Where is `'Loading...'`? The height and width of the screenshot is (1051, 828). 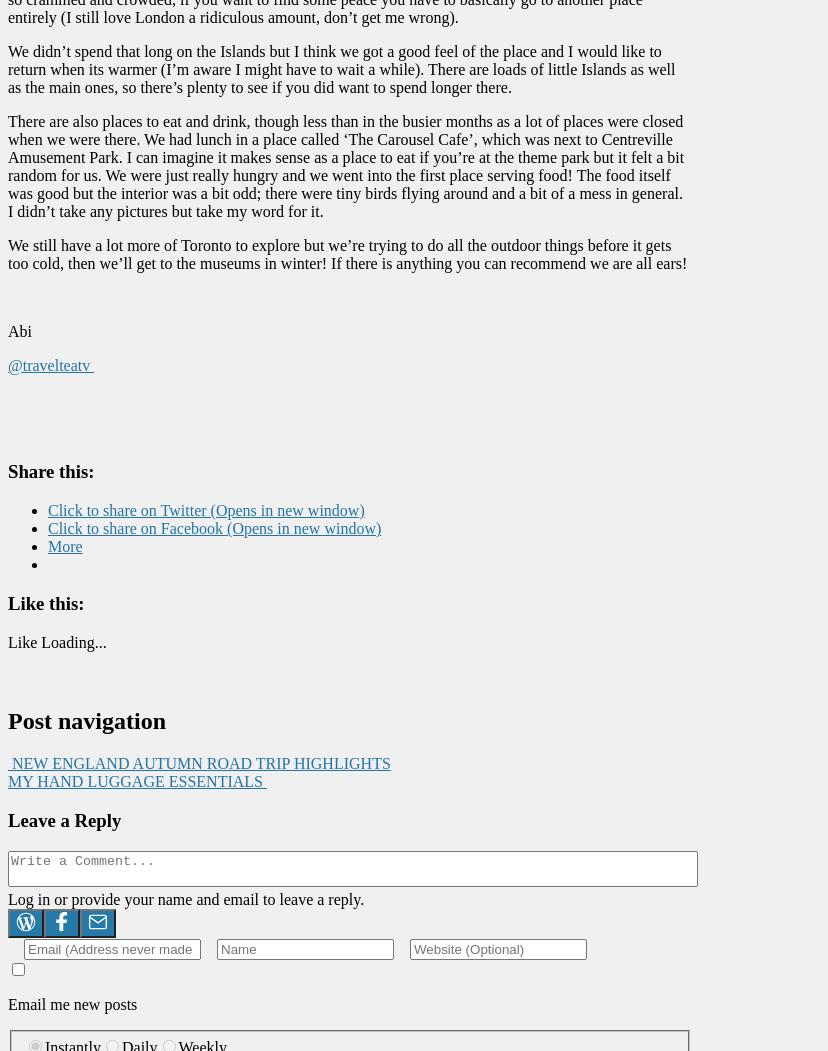 'Loading...' is located at coordinates (73, 640).